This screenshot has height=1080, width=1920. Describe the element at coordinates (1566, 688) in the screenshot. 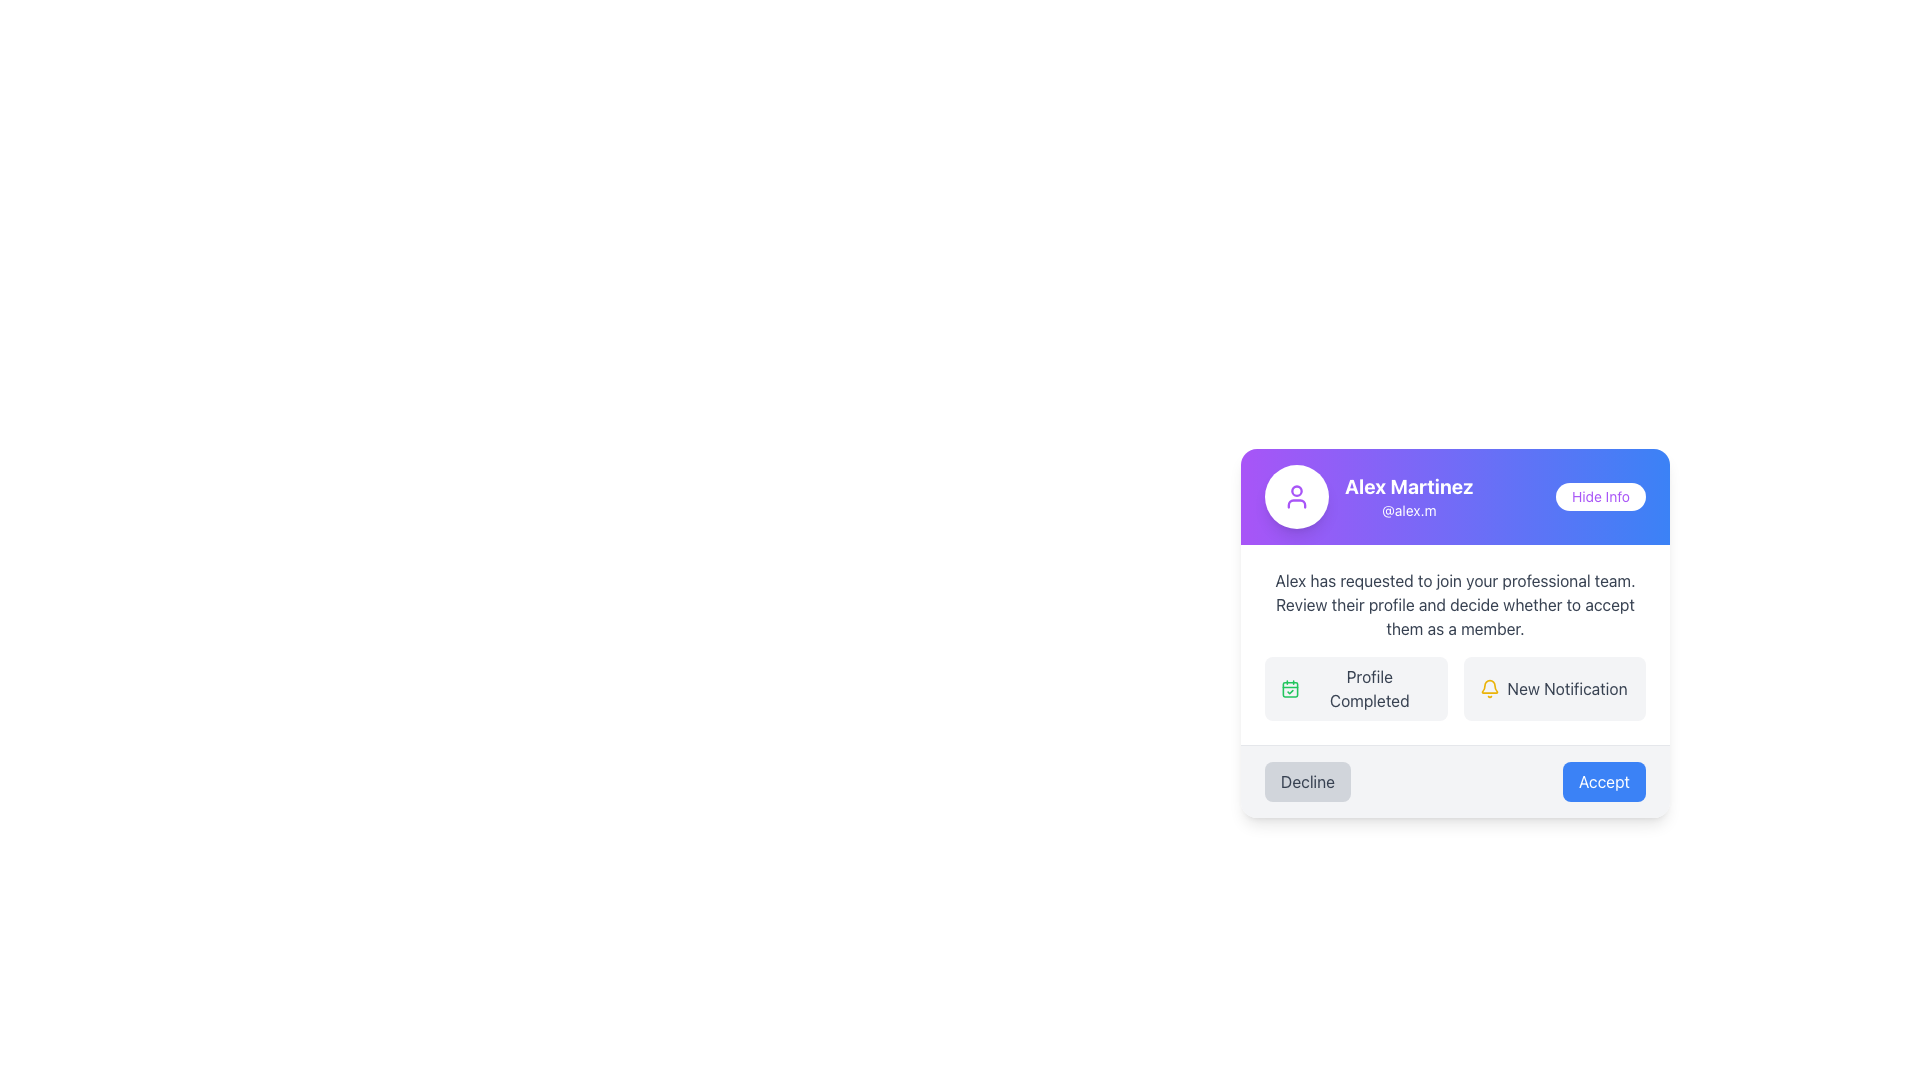

I see `the text label displaying 'New Notification' which is styled with a prominent sans-serif font in dark gray, located in the right-hand section of the interface within a light gray rounded rectangle` at that location.